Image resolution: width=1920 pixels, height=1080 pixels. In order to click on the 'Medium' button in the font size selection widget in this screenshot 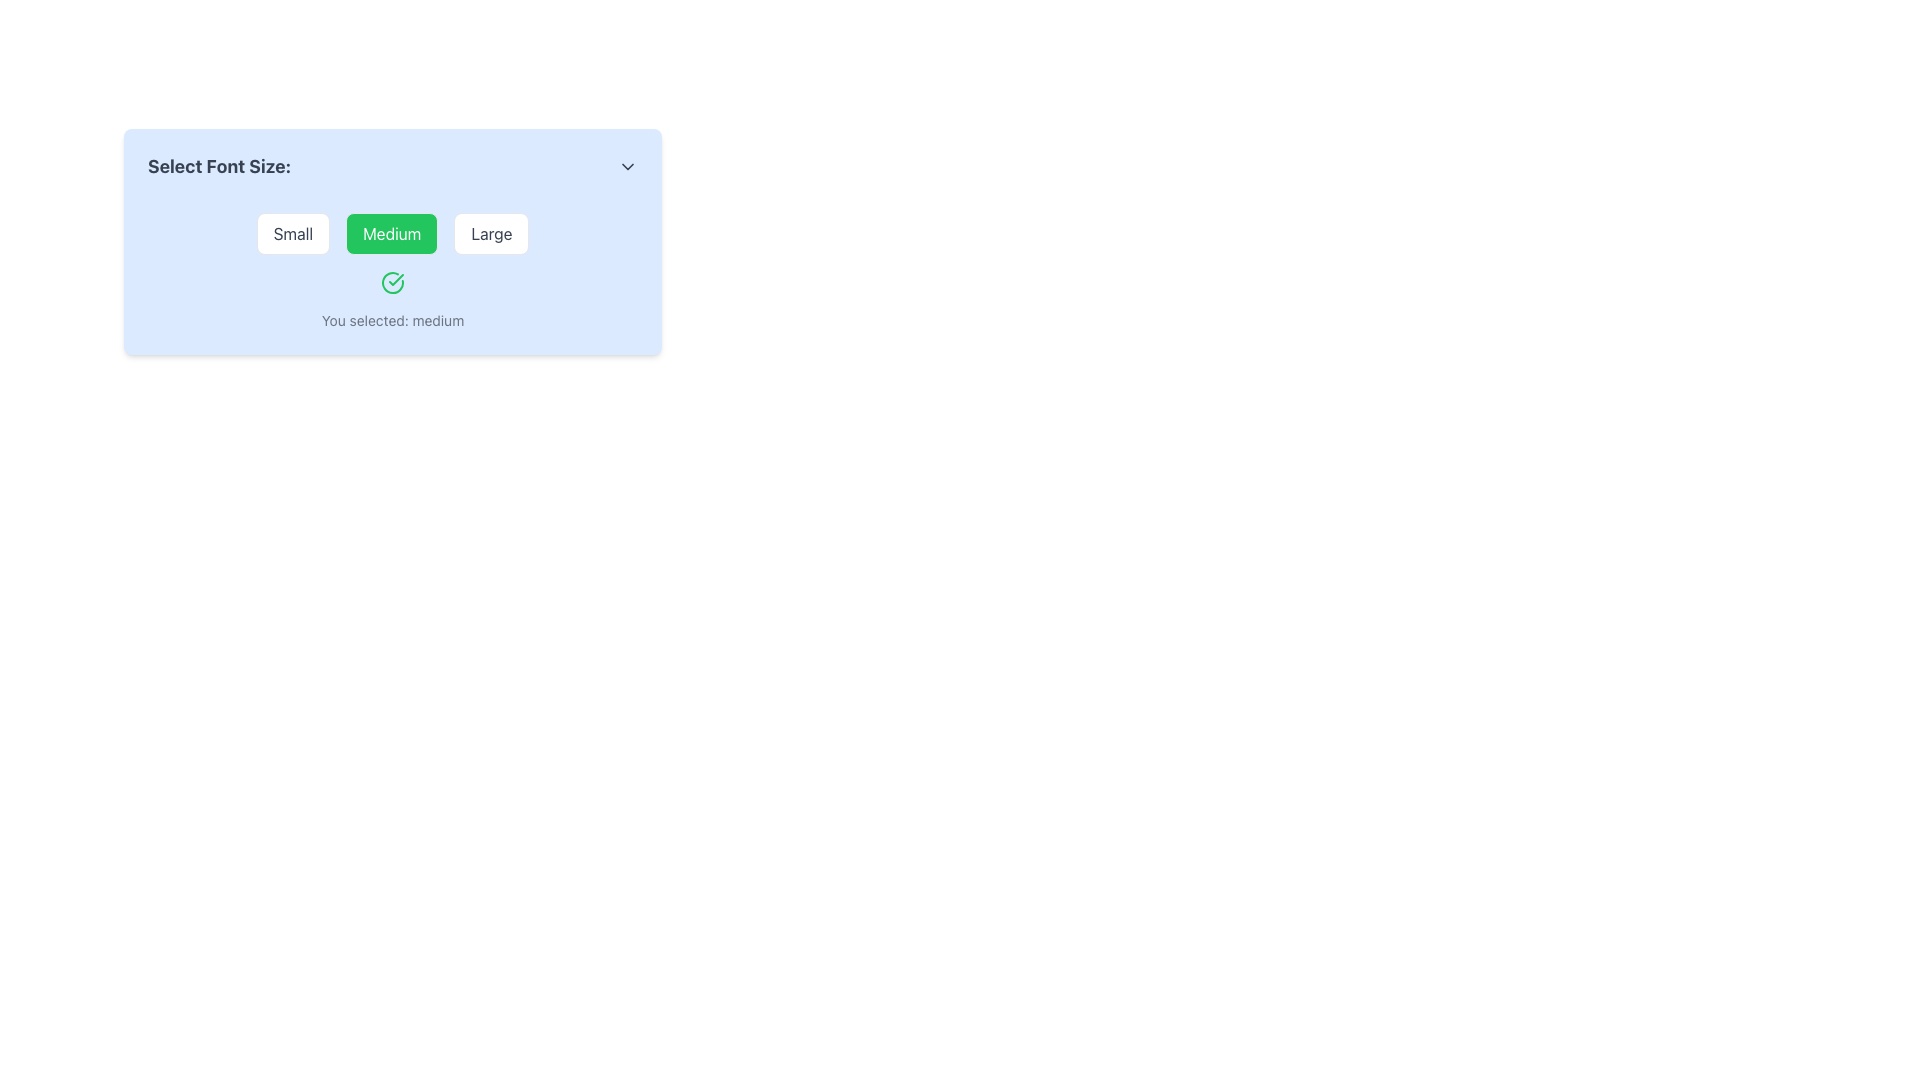, I will do `click(393, 241)`.